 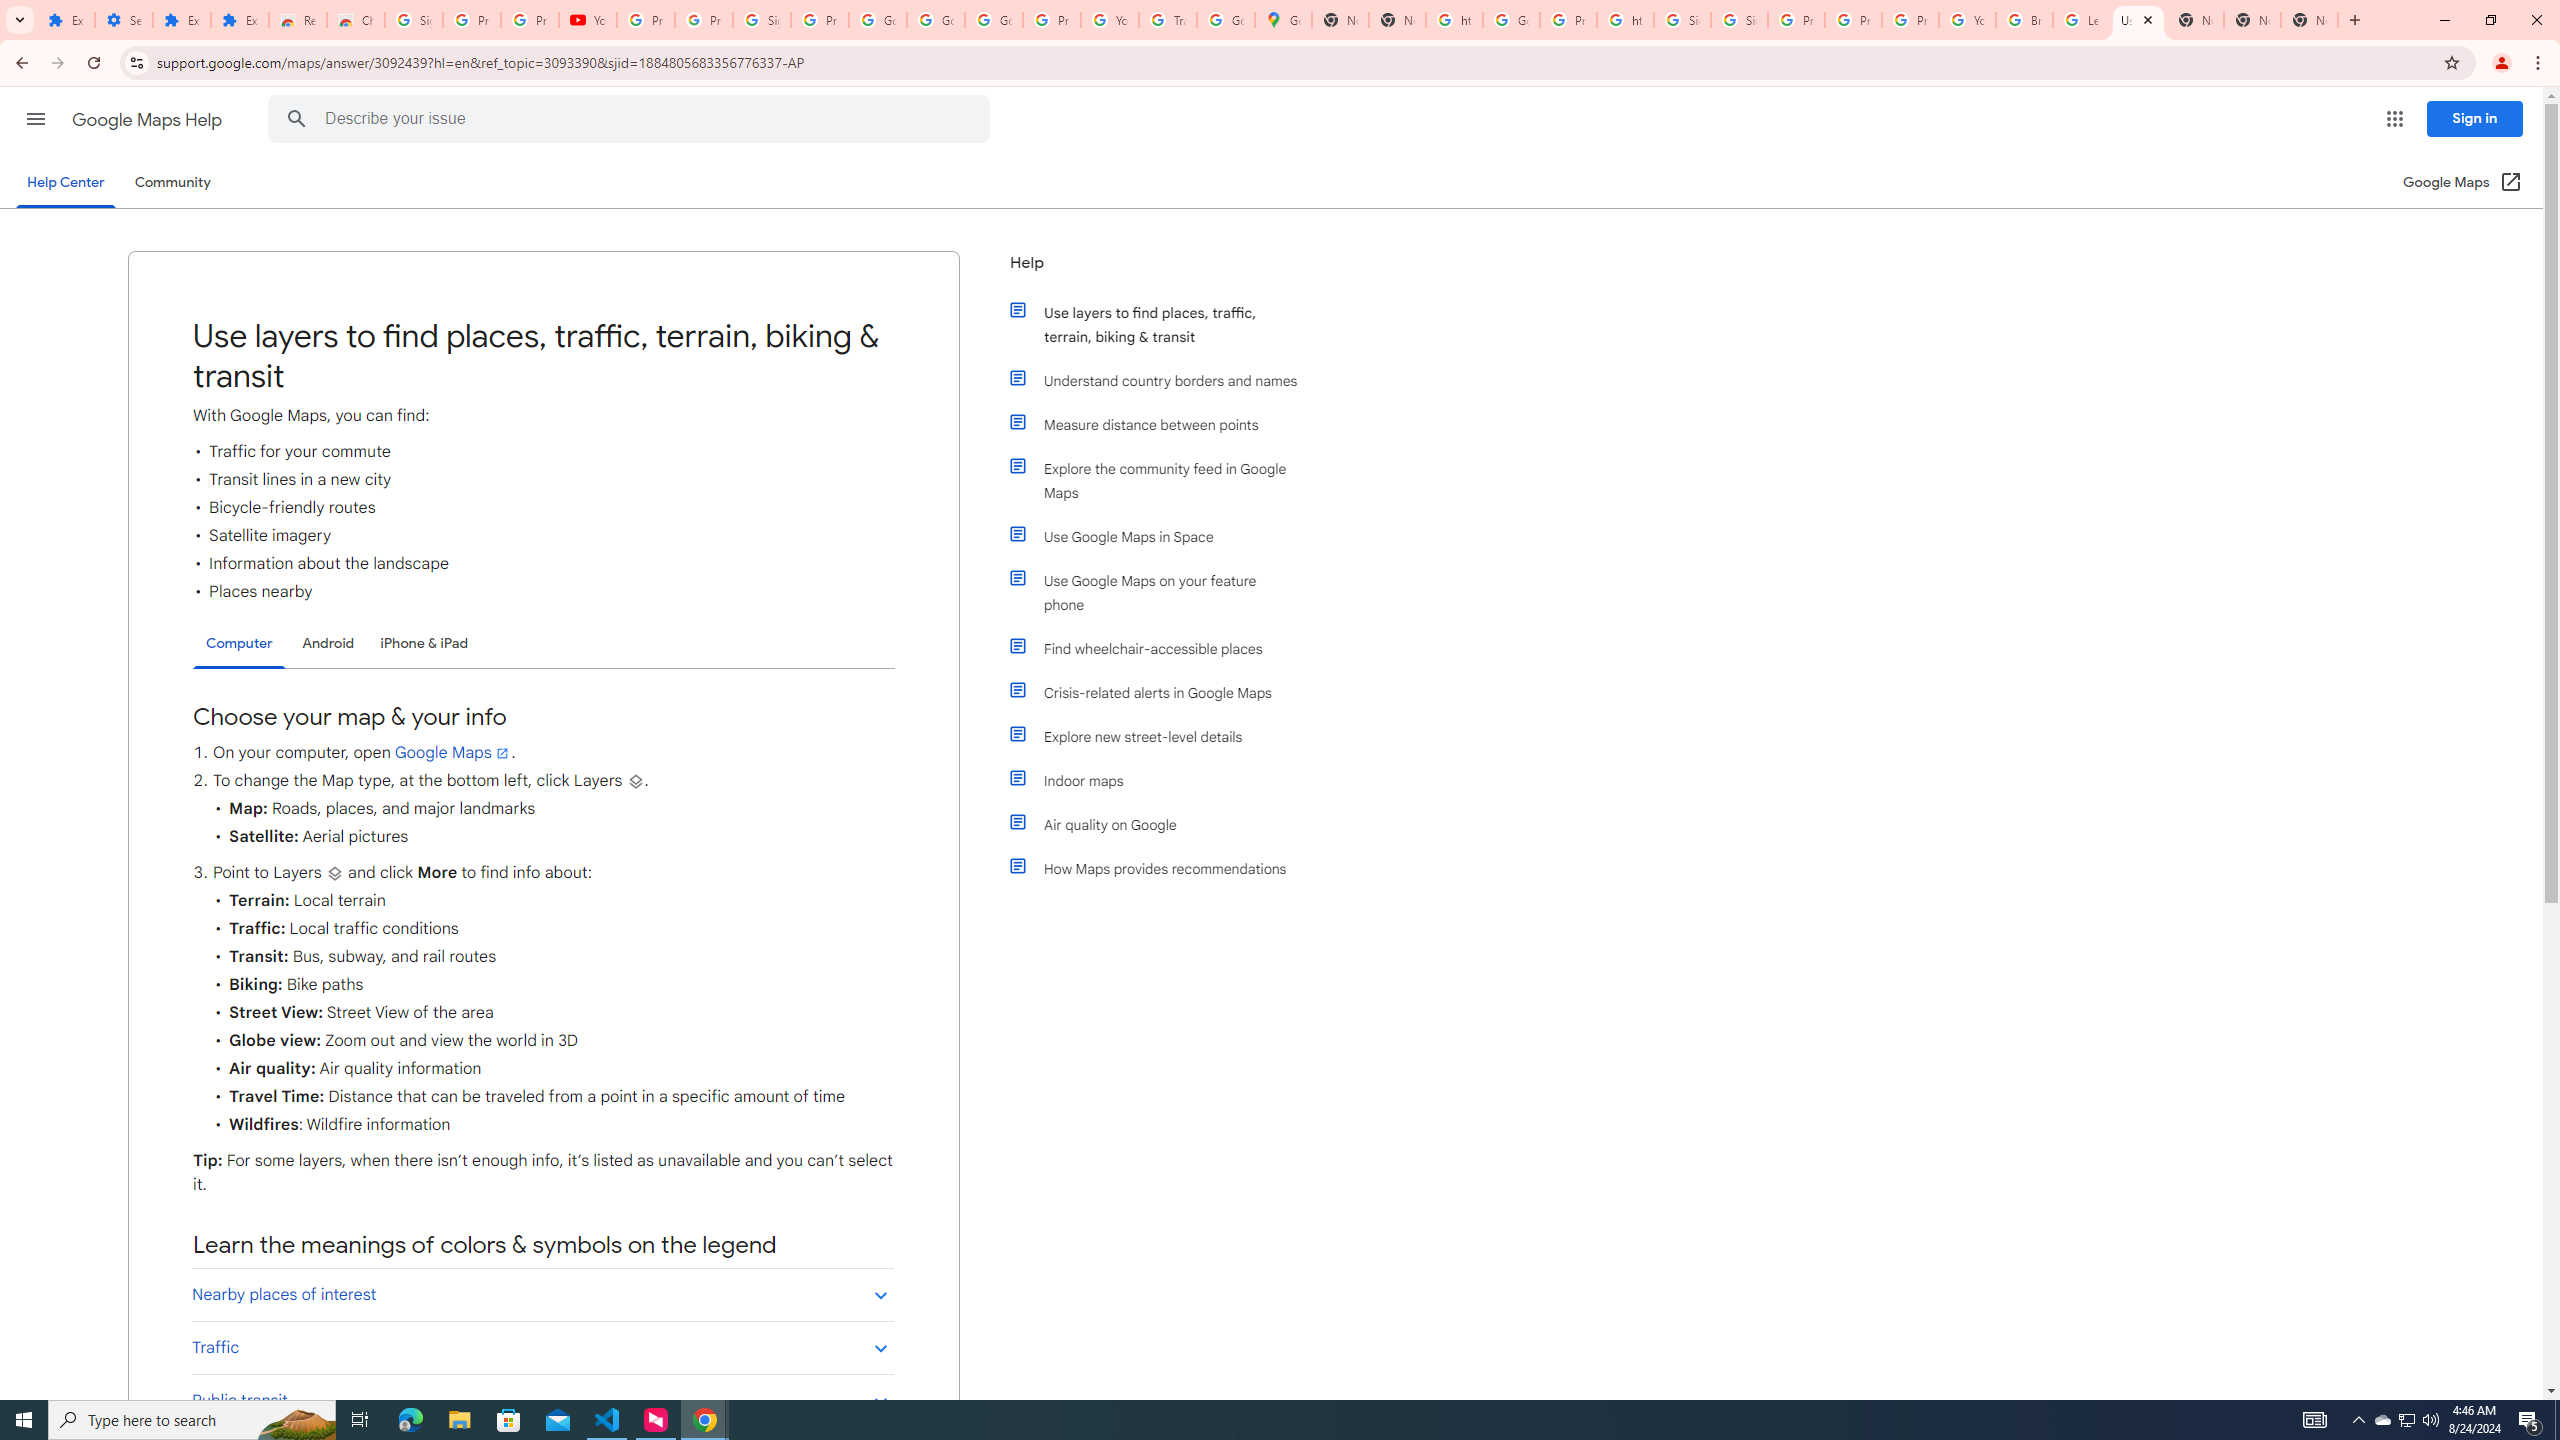 I want to click on 'Help Center', so click(x=65, y=181).